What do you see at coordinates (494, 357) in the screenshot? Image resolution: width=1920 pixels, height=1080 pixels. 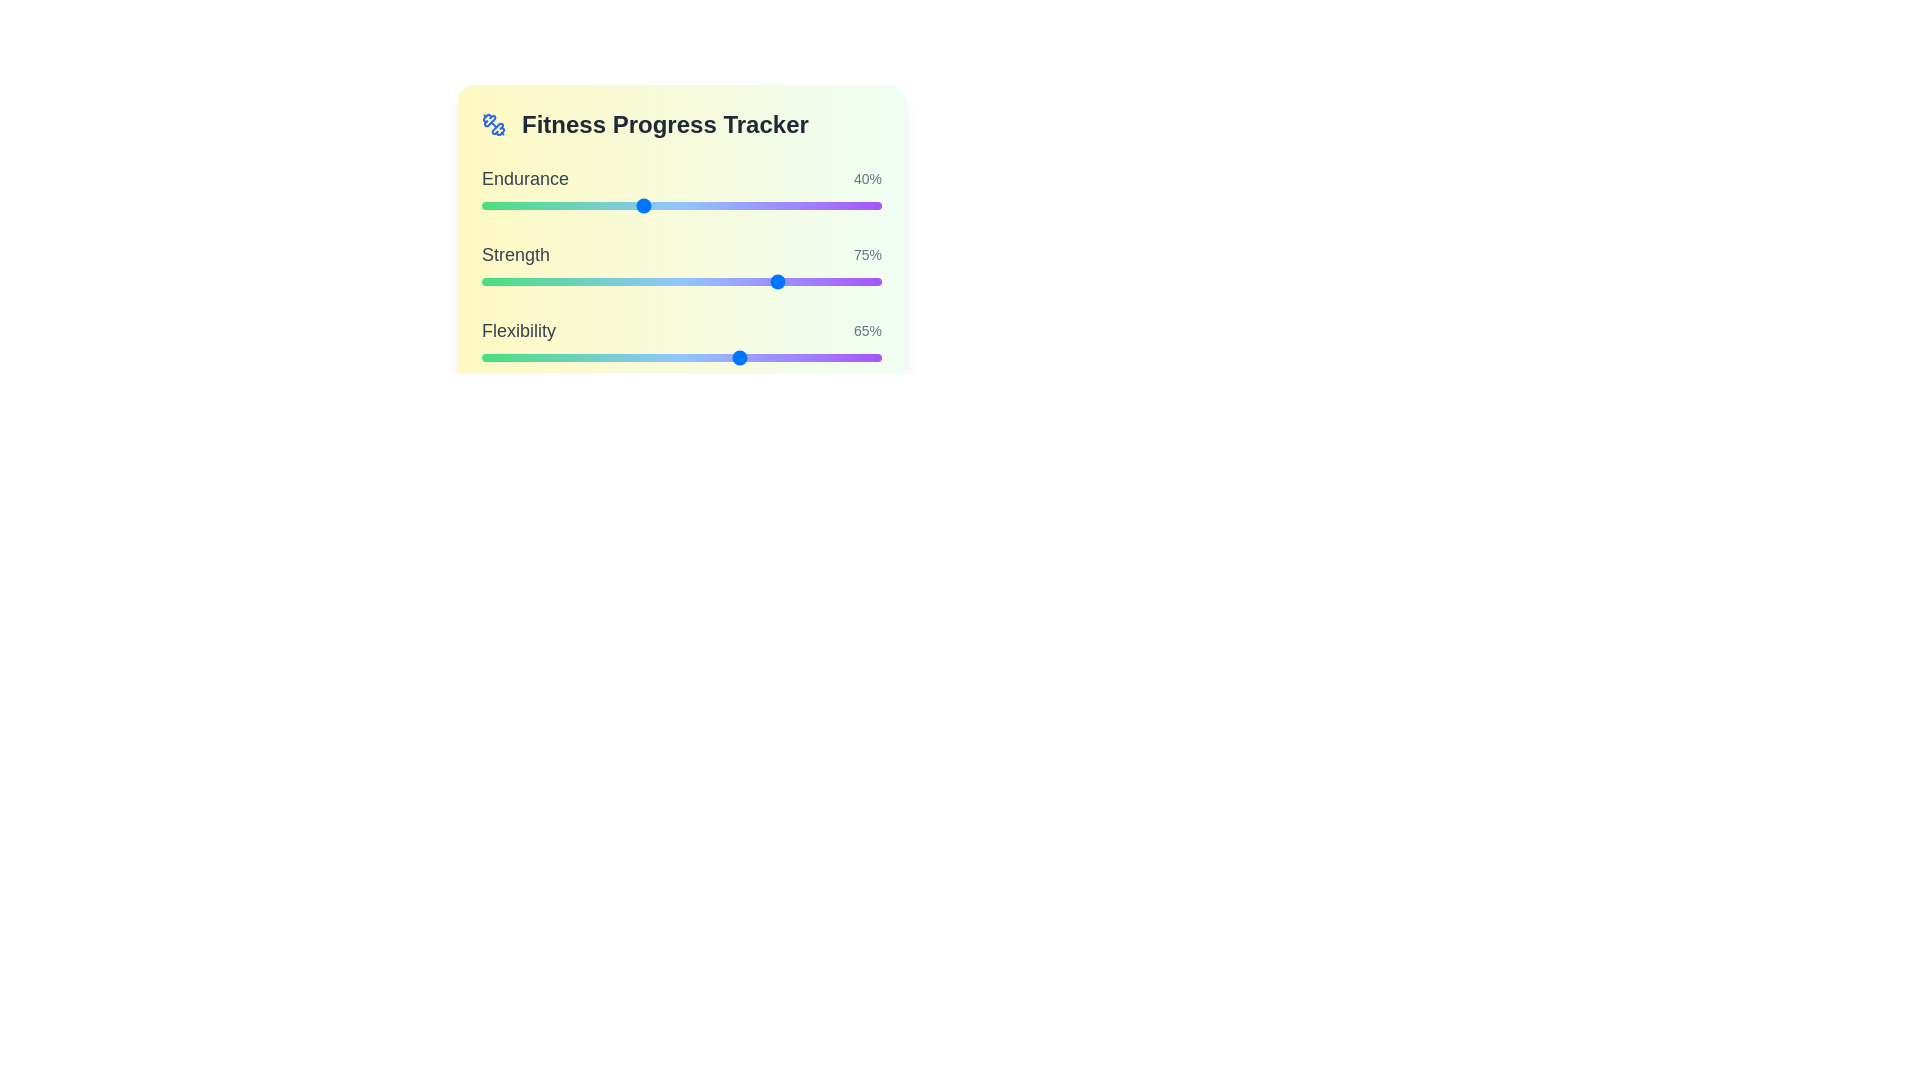 I see `flexibility percentage` at bounding box center [494, 357].